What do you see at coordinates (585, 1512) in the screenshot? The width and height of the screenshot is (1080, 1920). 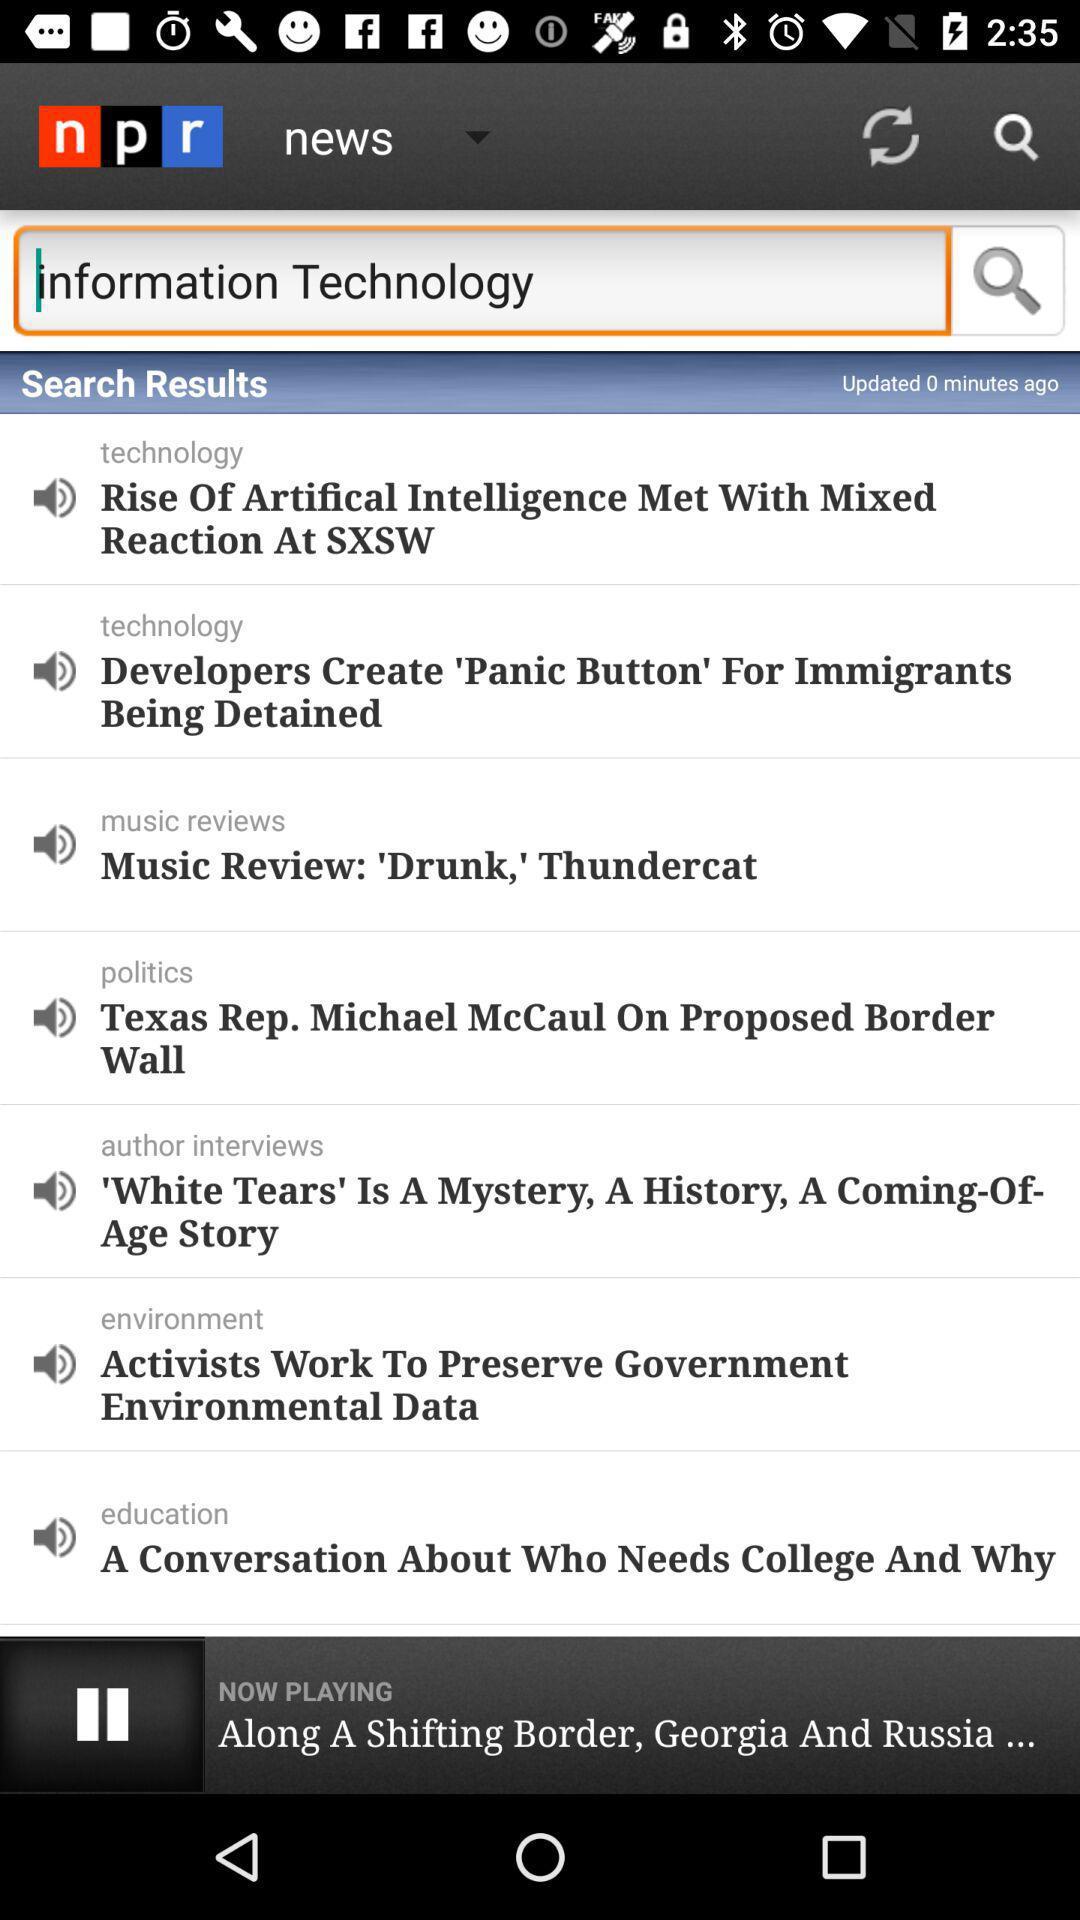 I see `the item above a conversation about icon` at bounding box center [585, 1512].